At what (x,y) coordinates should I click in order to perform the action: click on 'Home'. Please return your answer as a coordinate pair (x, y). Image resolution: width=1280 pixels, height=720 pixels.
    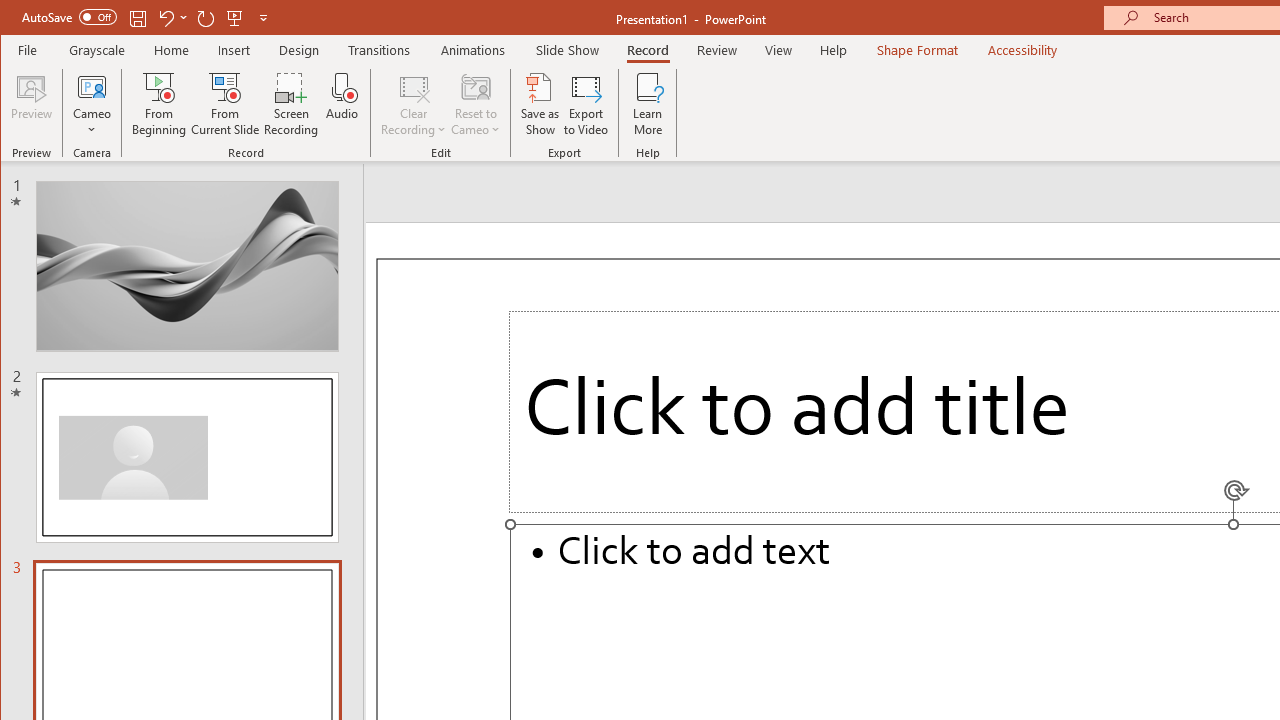
    Looking at the image, I should click on (171, 49).